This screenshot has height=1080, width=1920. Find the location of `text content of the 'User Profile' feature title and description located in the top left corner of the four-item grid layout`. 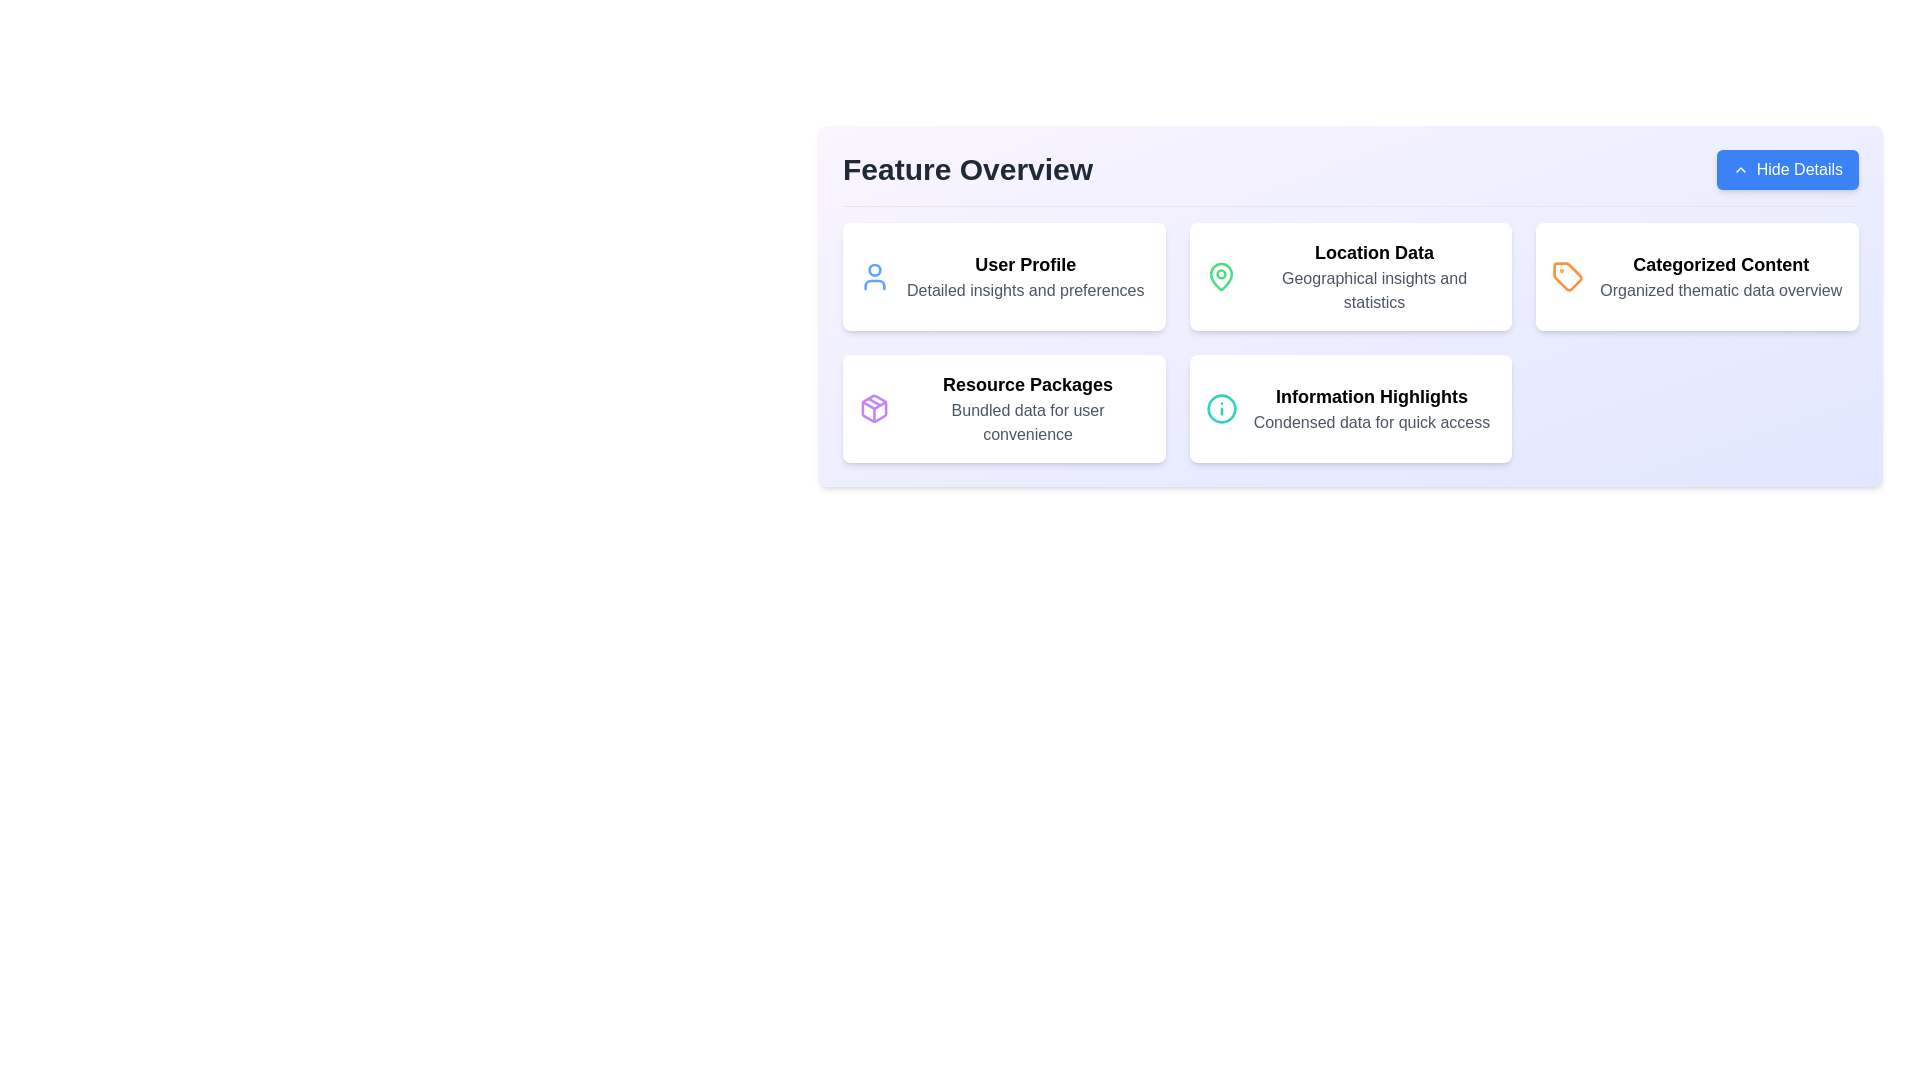

text content of the 'User Profile' feature title and description located in the top left corner of the four-item grid layout is located at coordinates (1025, 277).